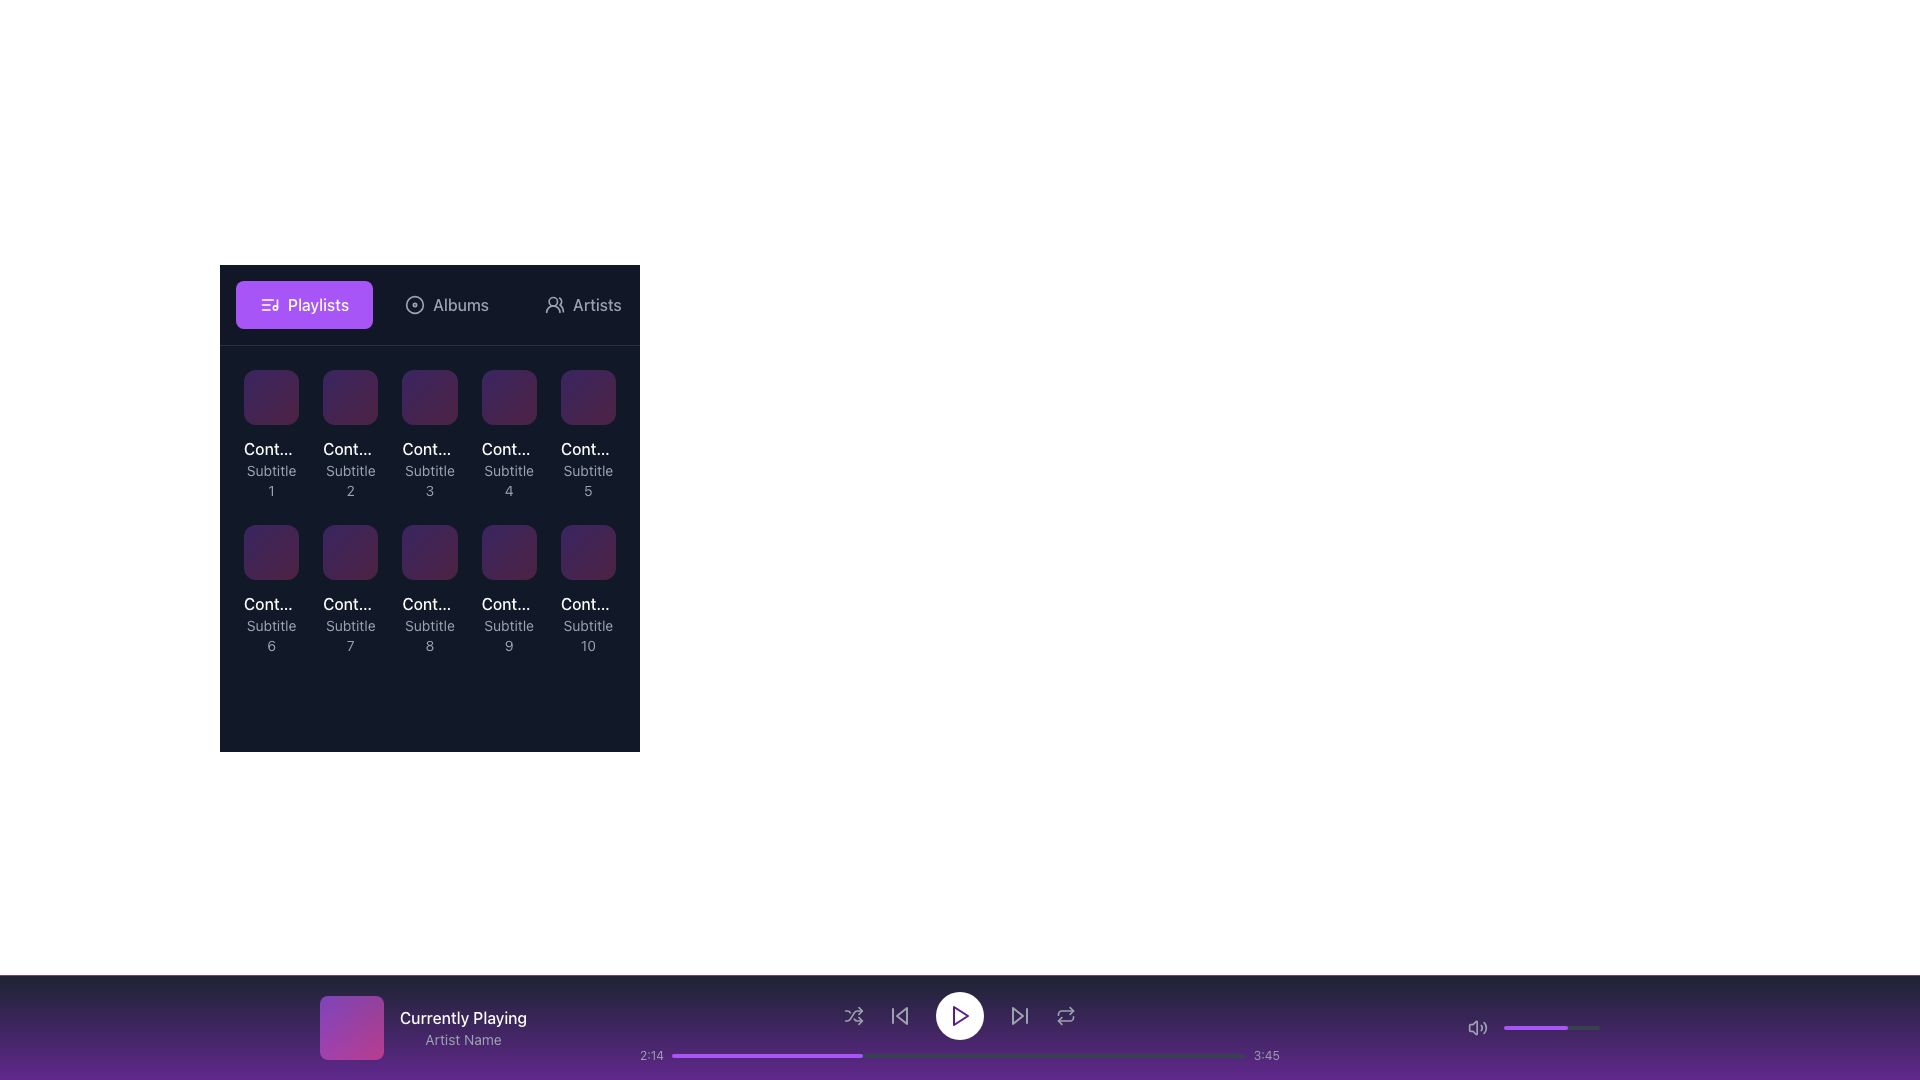 The width and height of the screenshot is (1920, 1080). What do you see at coordinates (350, 552) in the screenshot?
I see `the seventh tile in the grid under the 'Playlists' section` at bounding box center [350, 552].